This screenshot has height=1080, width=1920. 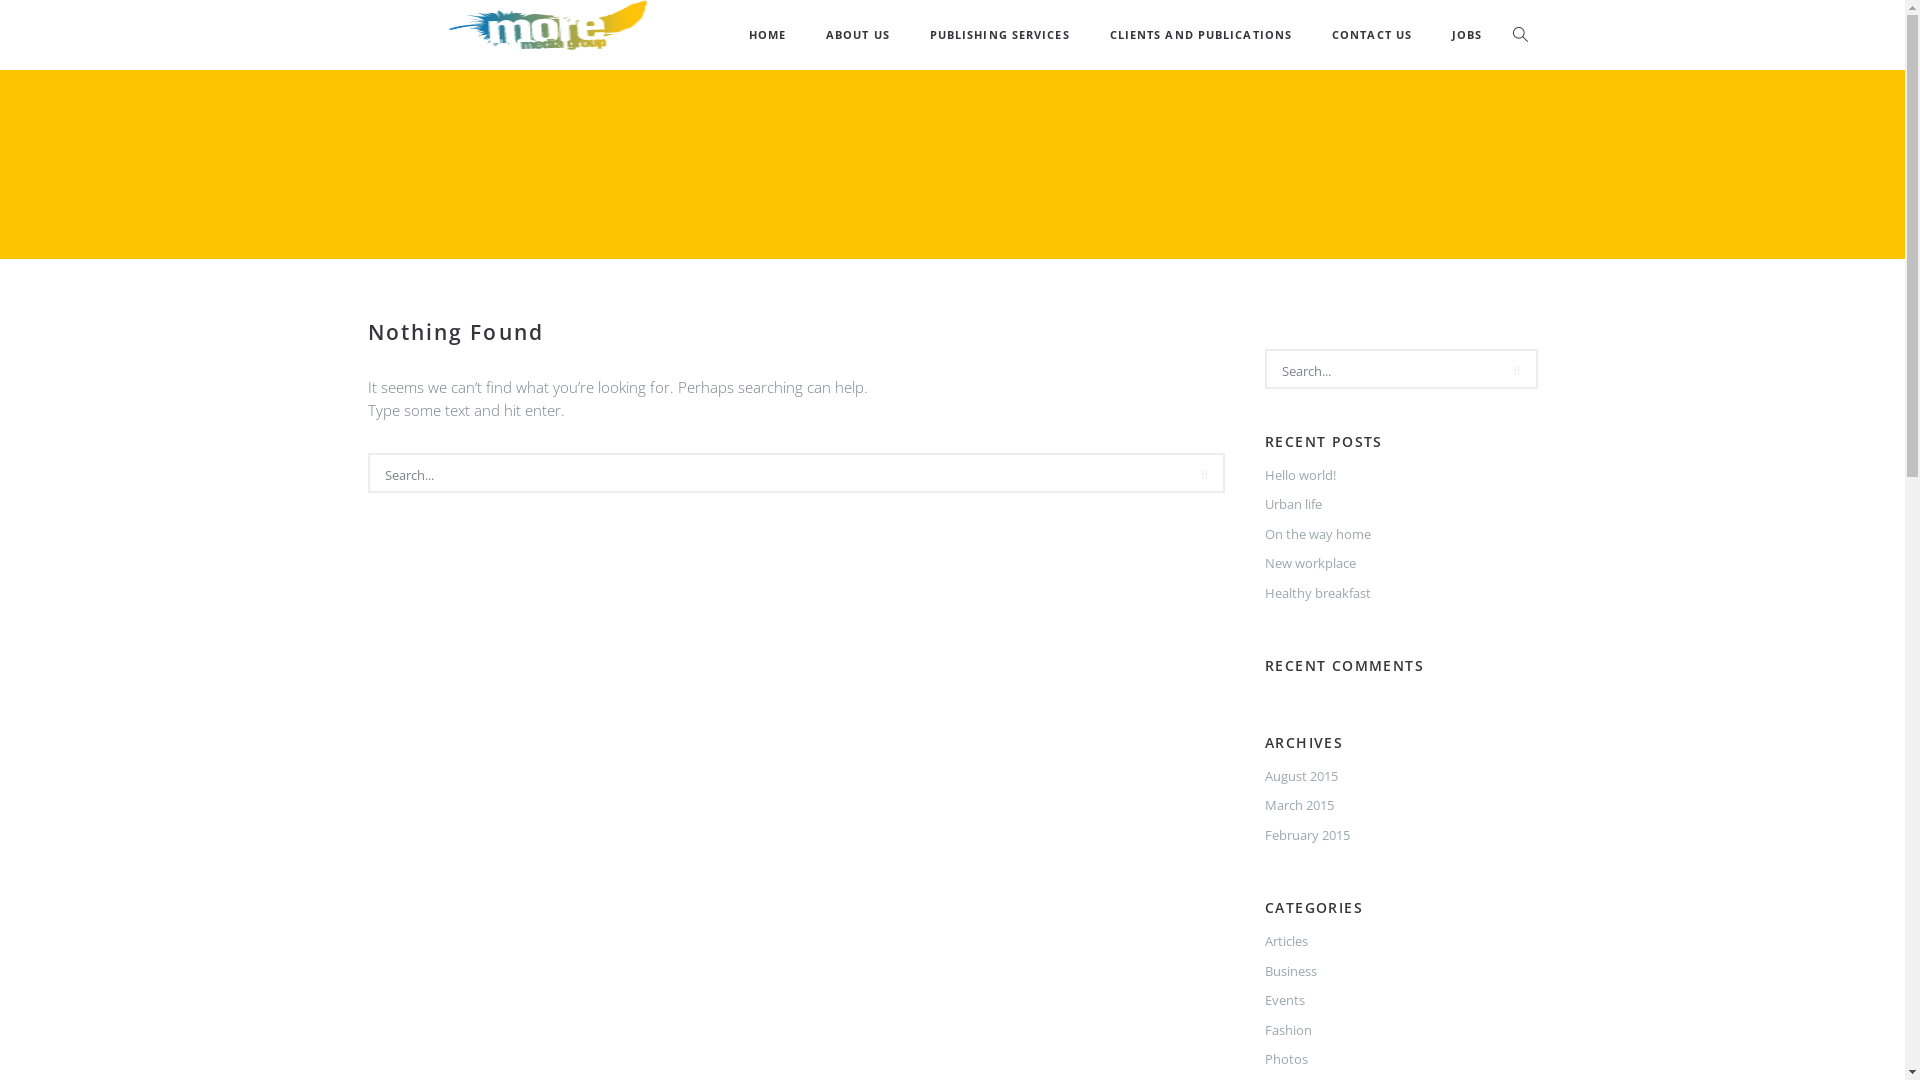 What do you see at coordinates (858, 34) in the screenshot?
I see `'ABOUT US'` at bounding box center [858, 34].